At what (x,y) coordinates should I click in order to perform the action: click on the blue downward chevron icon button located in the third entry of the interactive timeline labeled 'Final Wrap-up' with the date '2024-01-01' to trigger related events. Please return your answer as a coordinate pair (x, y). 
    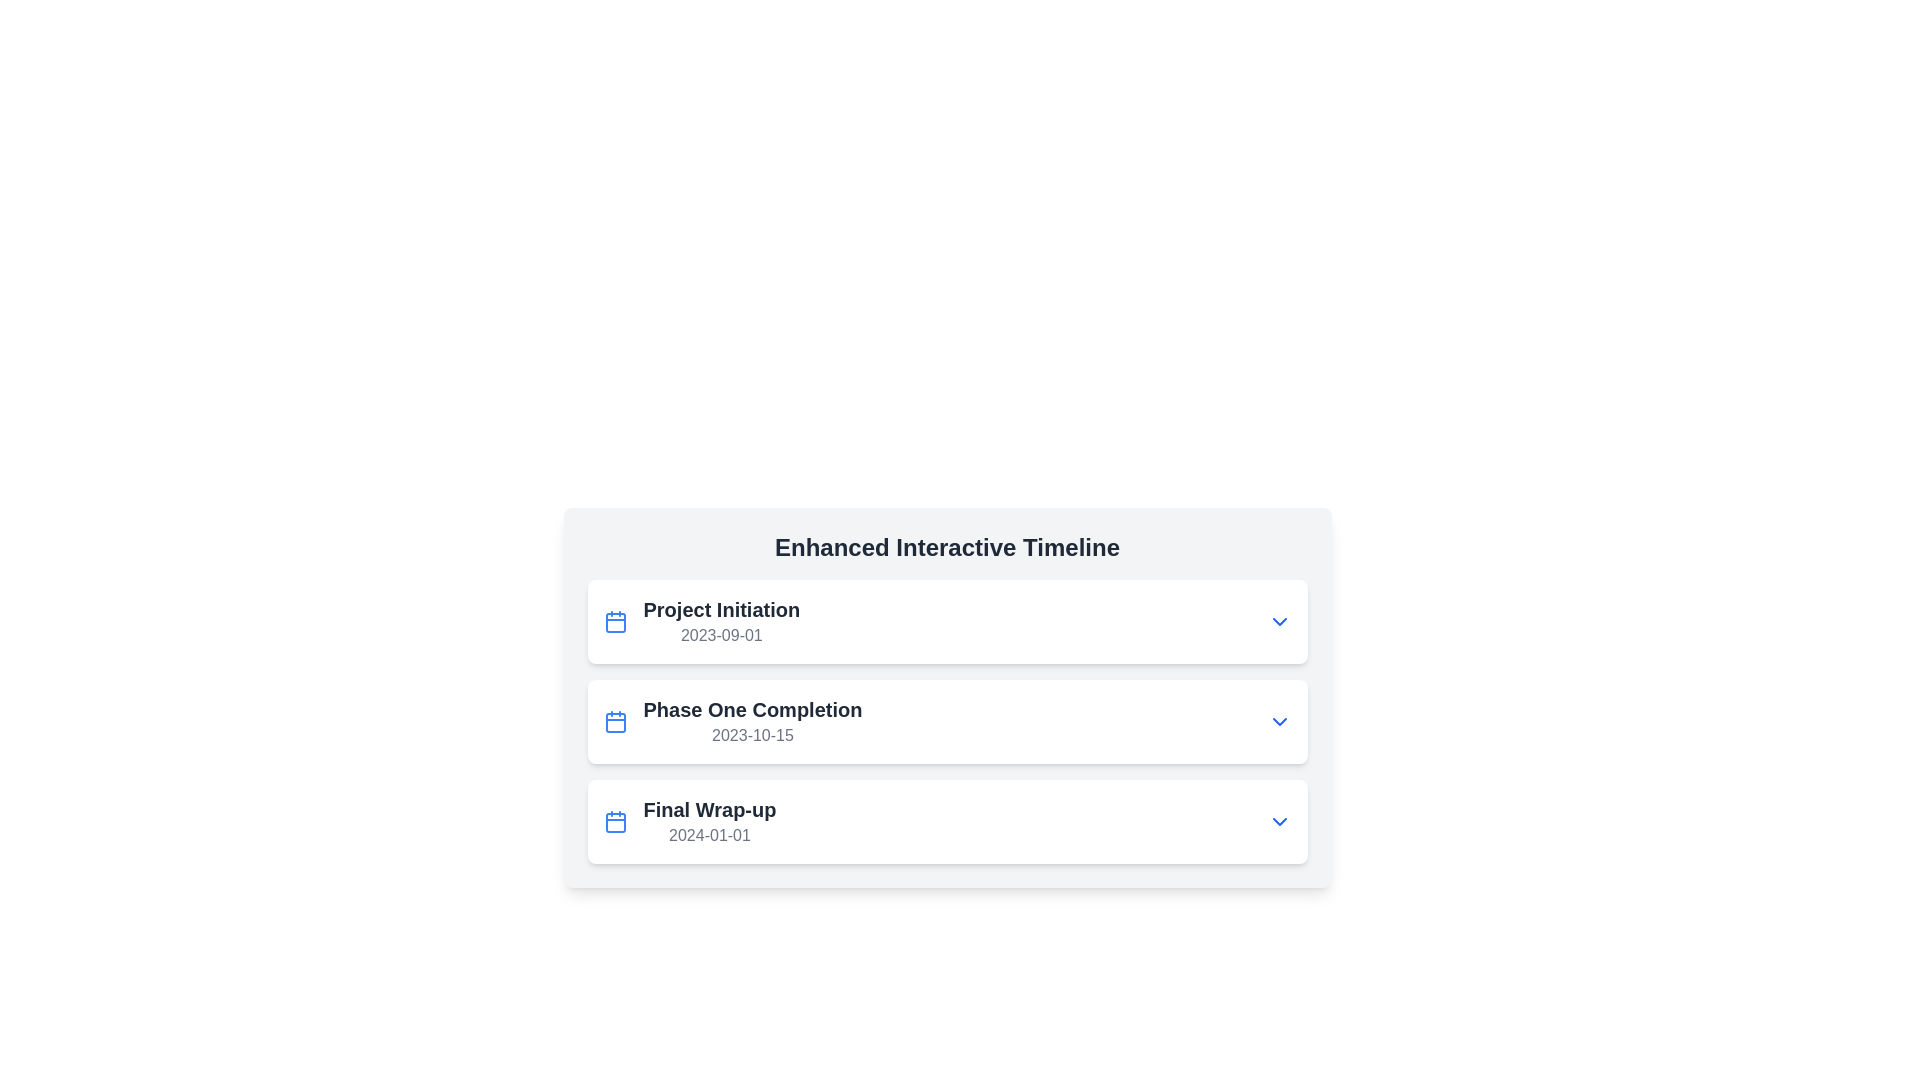
    Looking at the image, I should click on (1278, 821).